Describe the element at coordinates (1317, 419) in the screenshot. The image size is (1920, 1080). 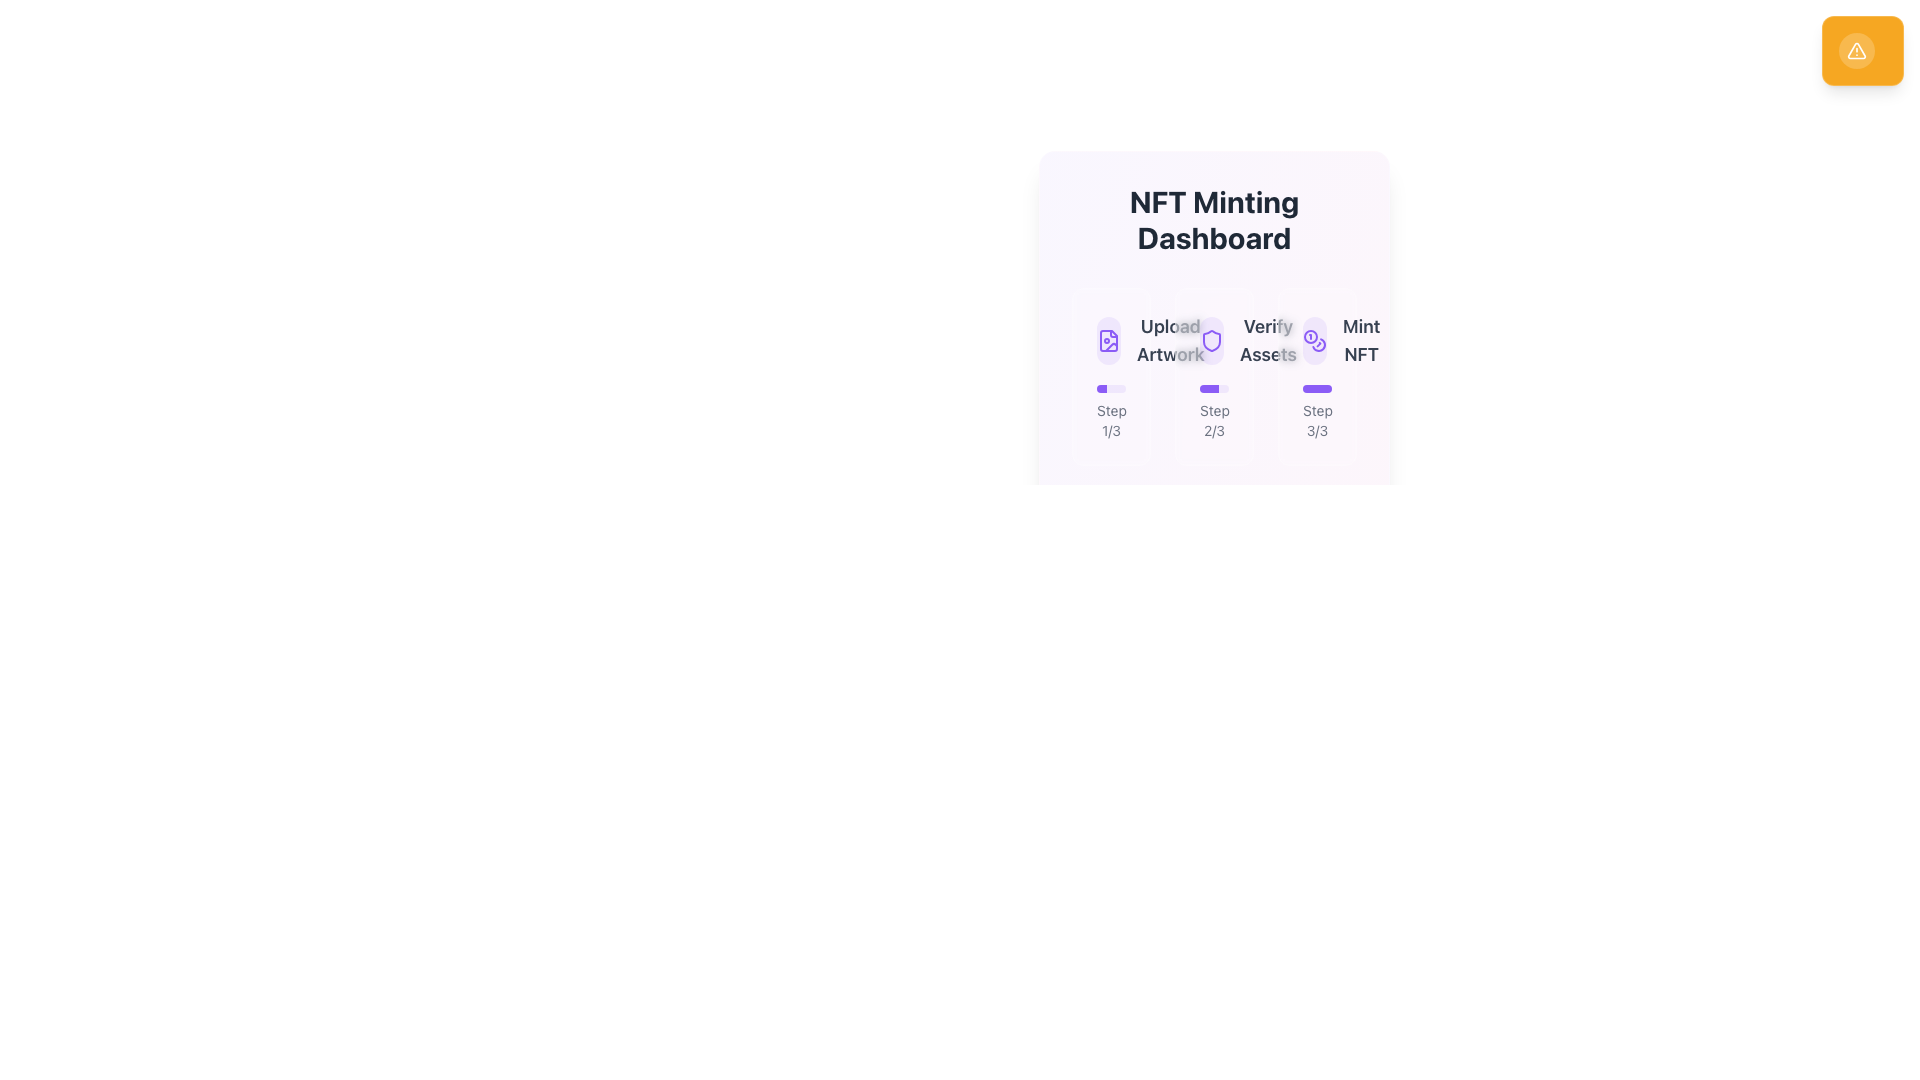
I see `text displayed in the static text label showing the current step number and total steps in the progress workflow, located beneath the progress bar in the 'Mint NFT' section` at that location.